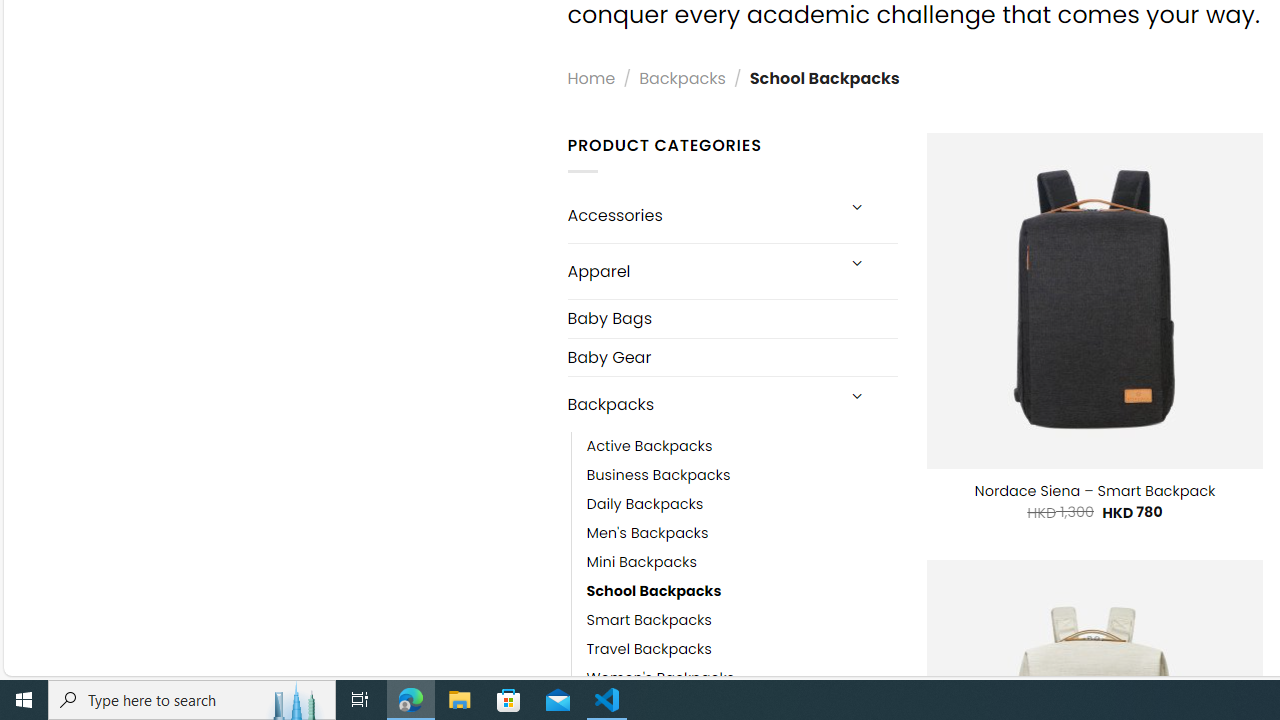 This screenshot has height=720, width=1280. I want to click on 'Business Backpacks', so click(658, 475).